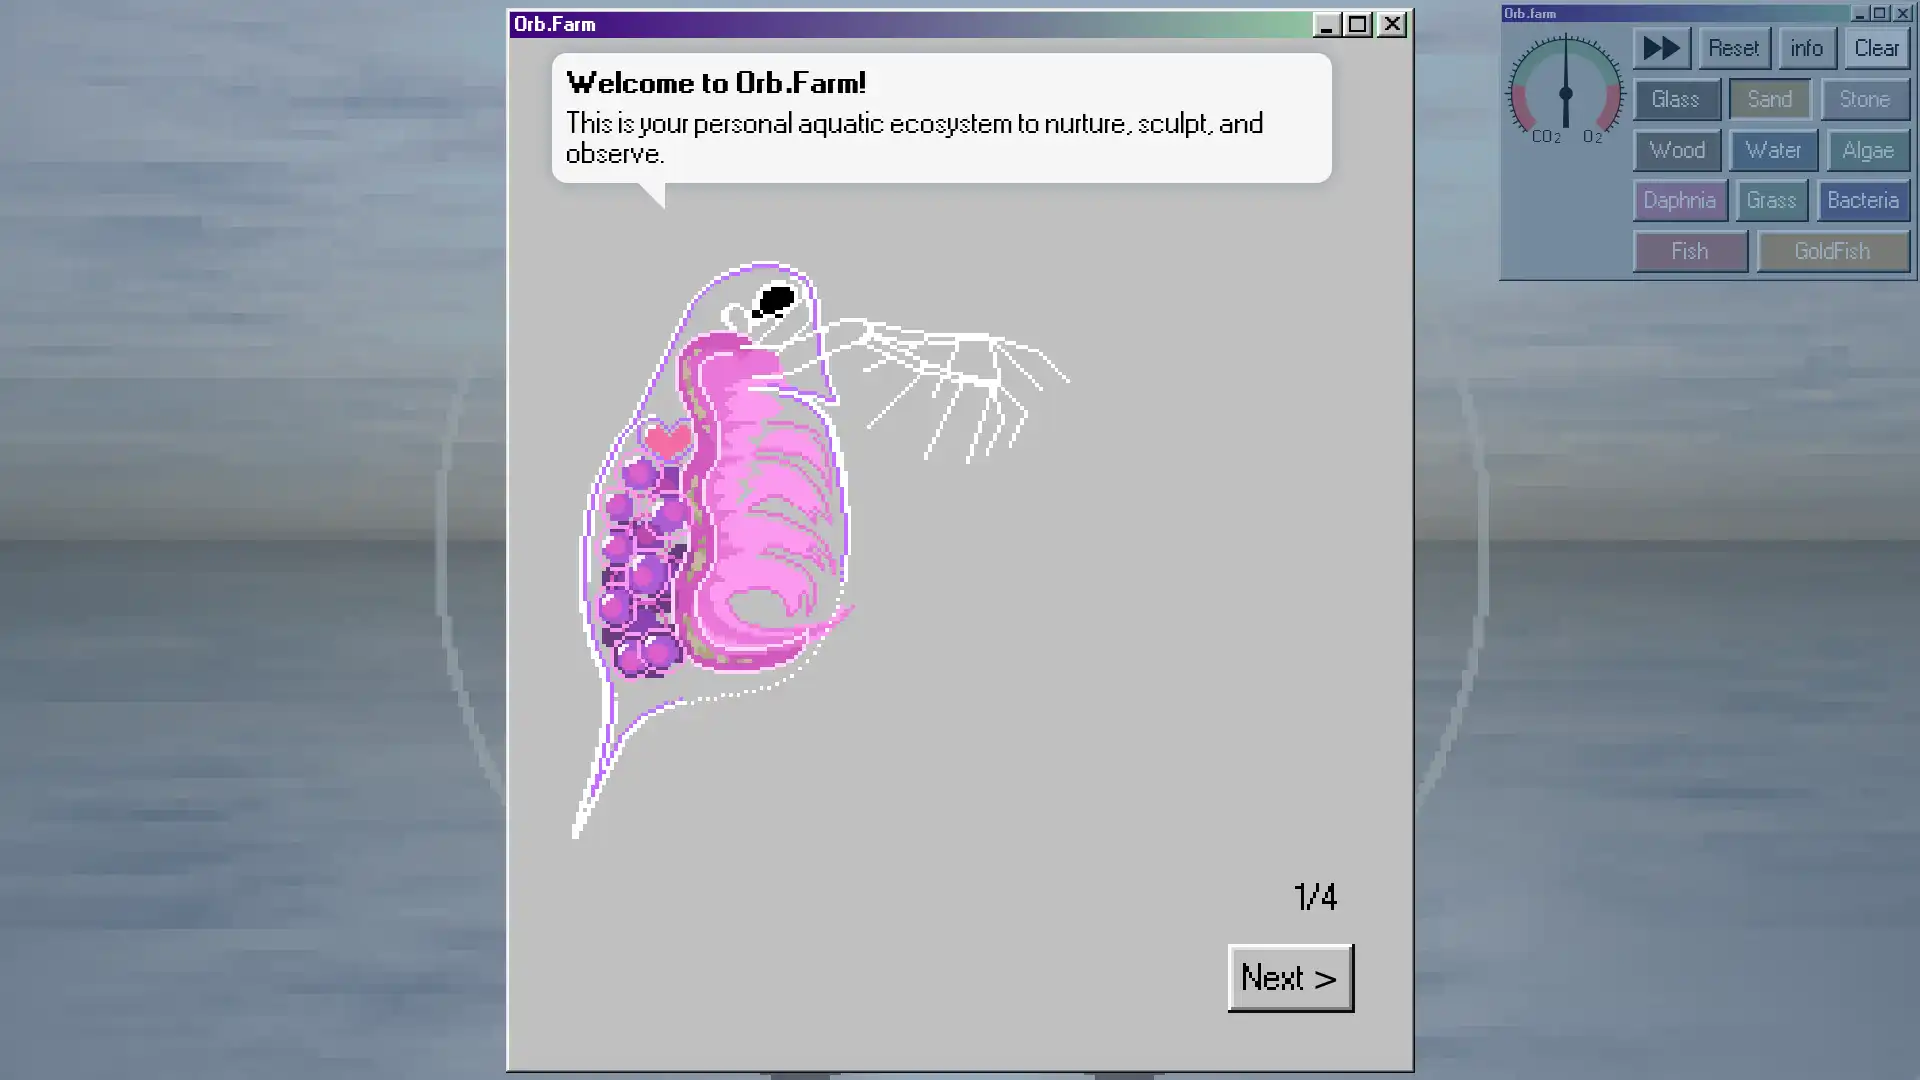  I want to click on Wood, so click(893, 78).